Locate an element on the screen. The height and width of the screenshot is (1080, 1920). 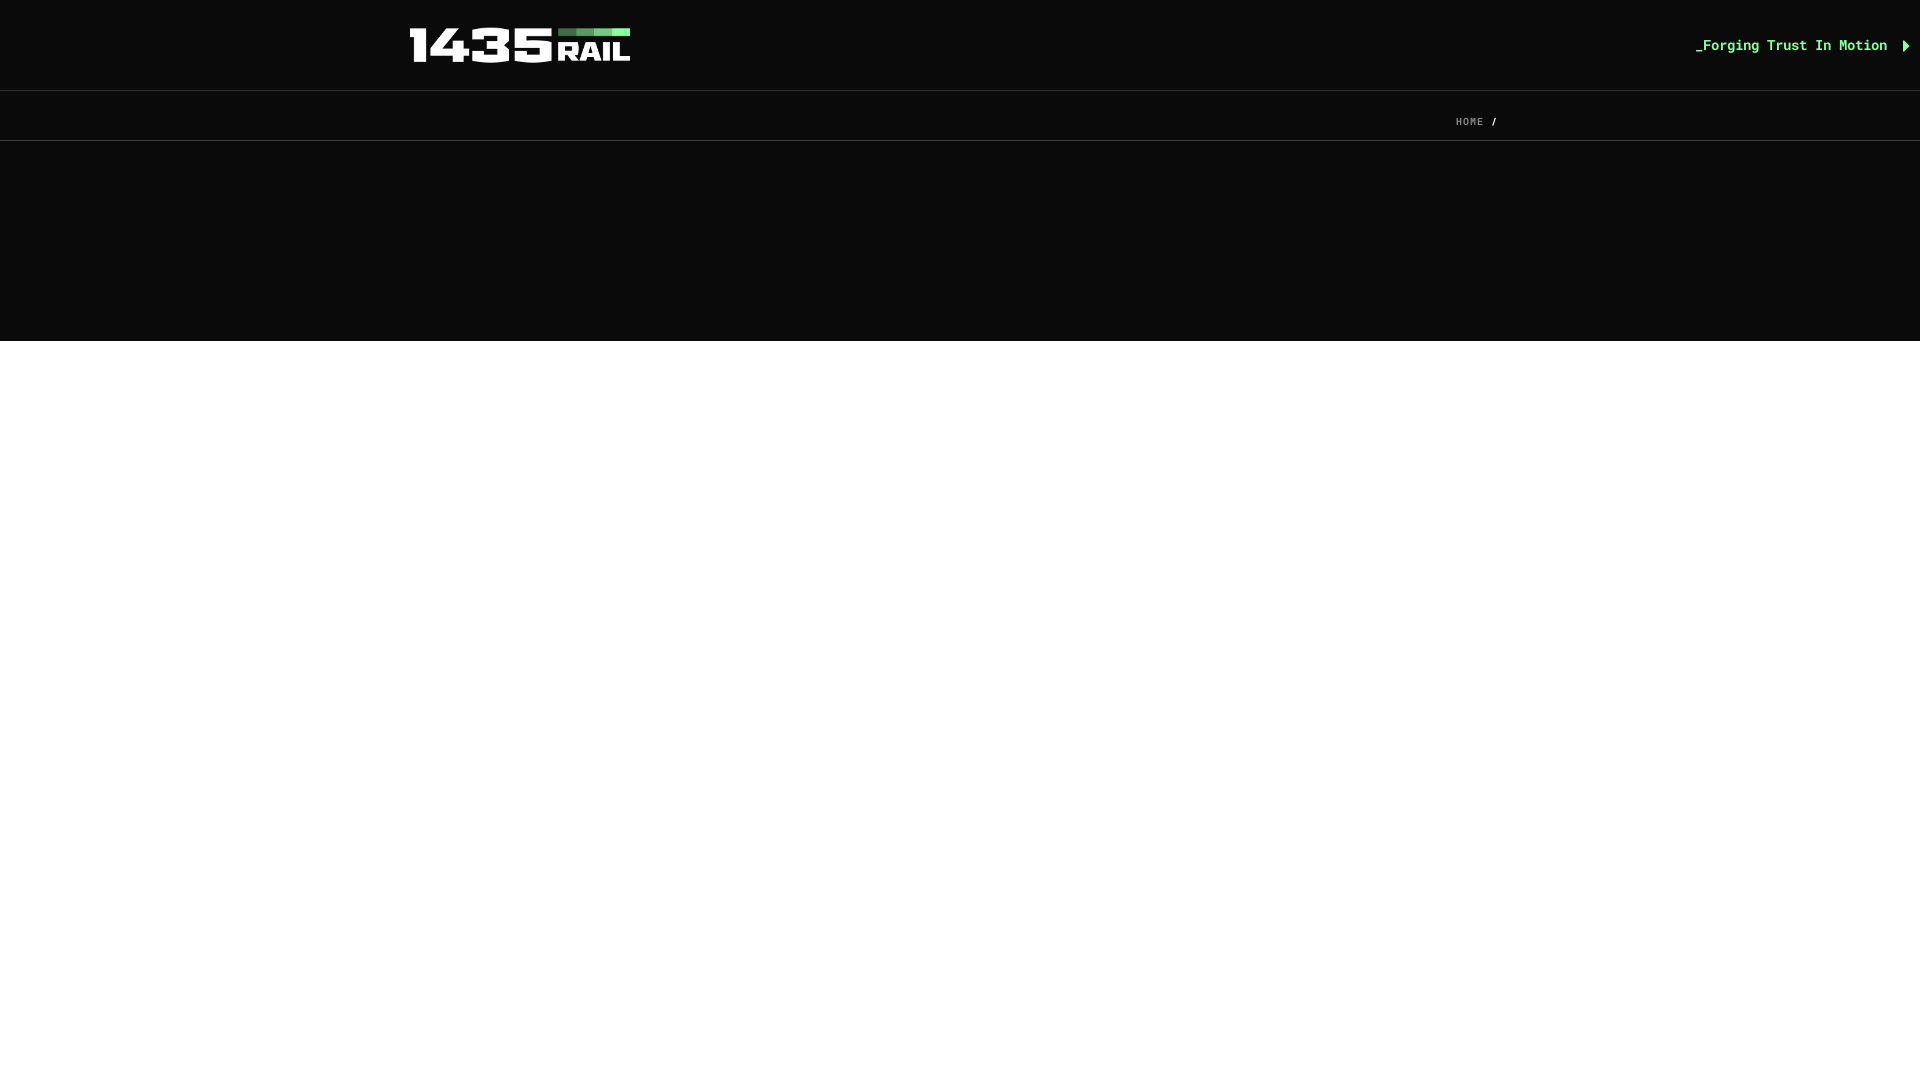
'_Forging Trust In Motion' is located at coordinates (1802, 45).